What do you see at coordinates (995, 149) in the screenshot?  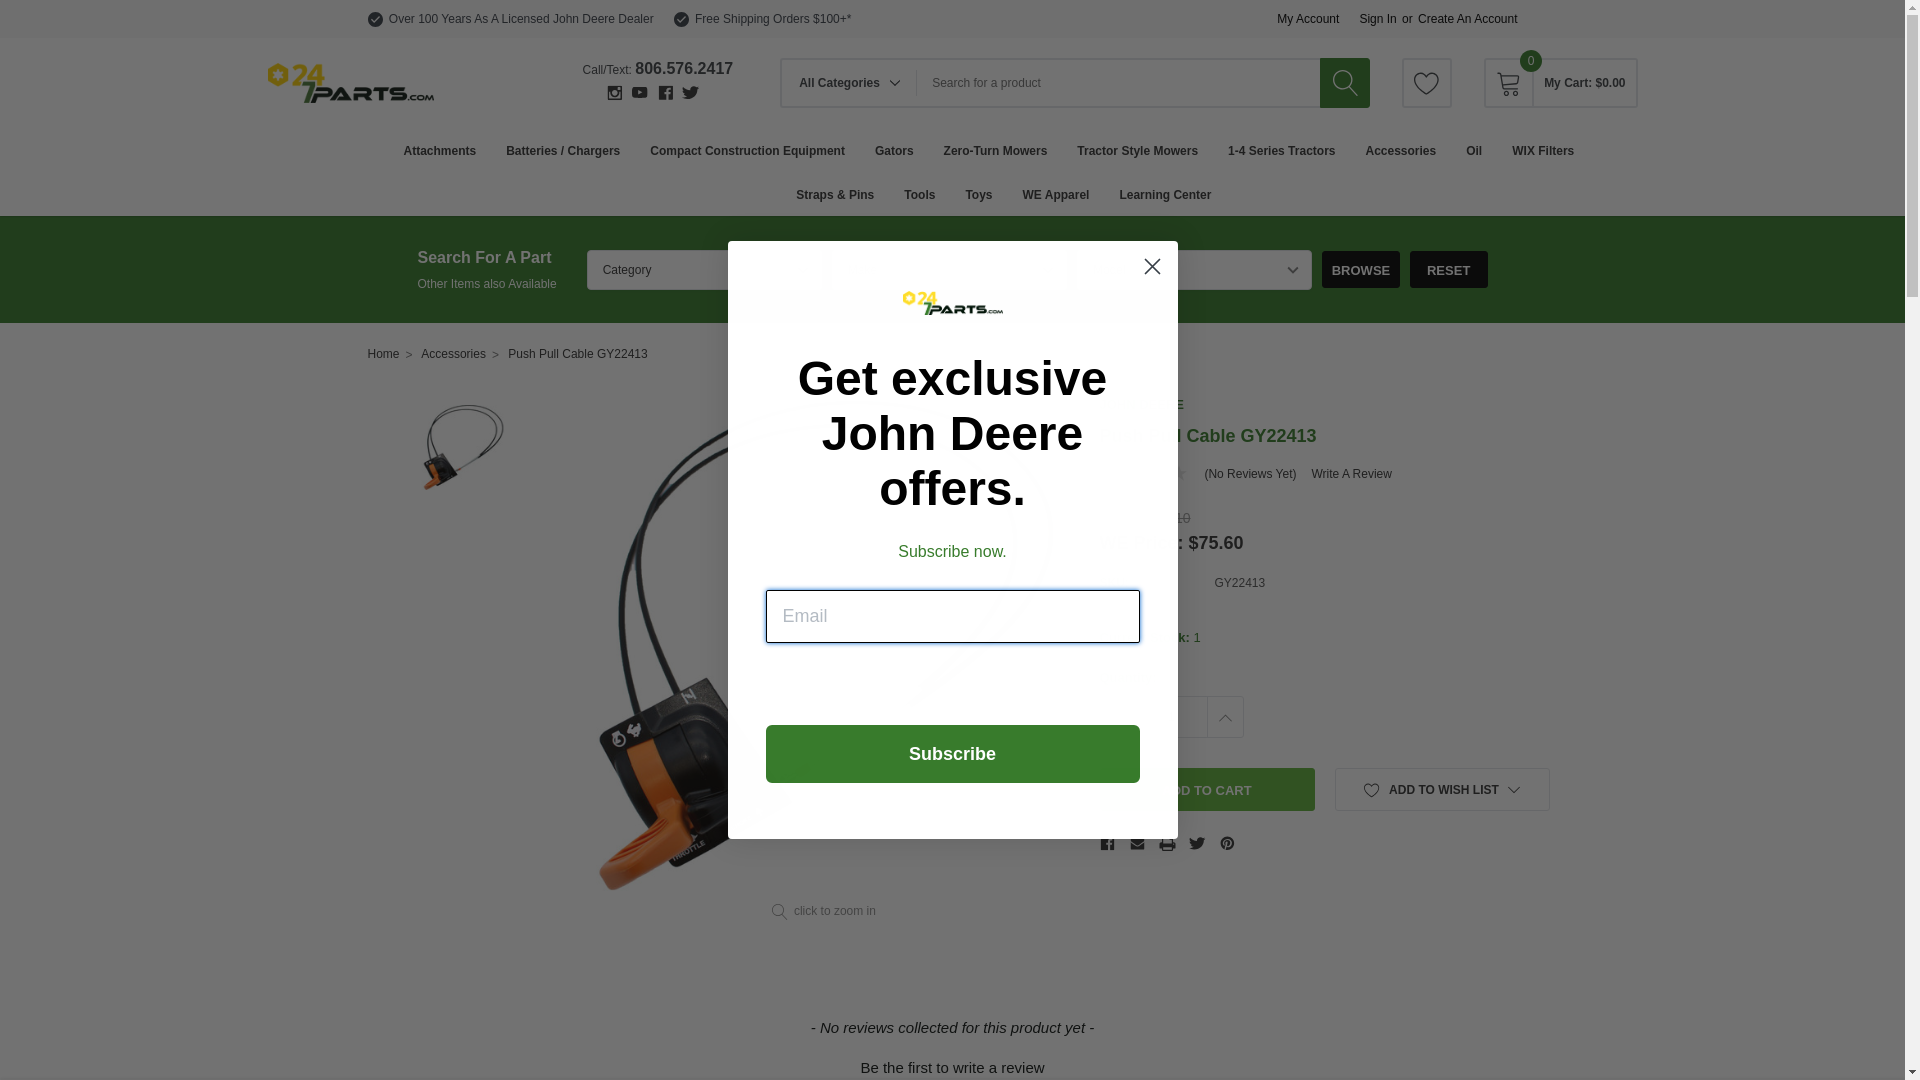 I see `'Zero-Turn Mowers'` at bounding box center [995, 149].